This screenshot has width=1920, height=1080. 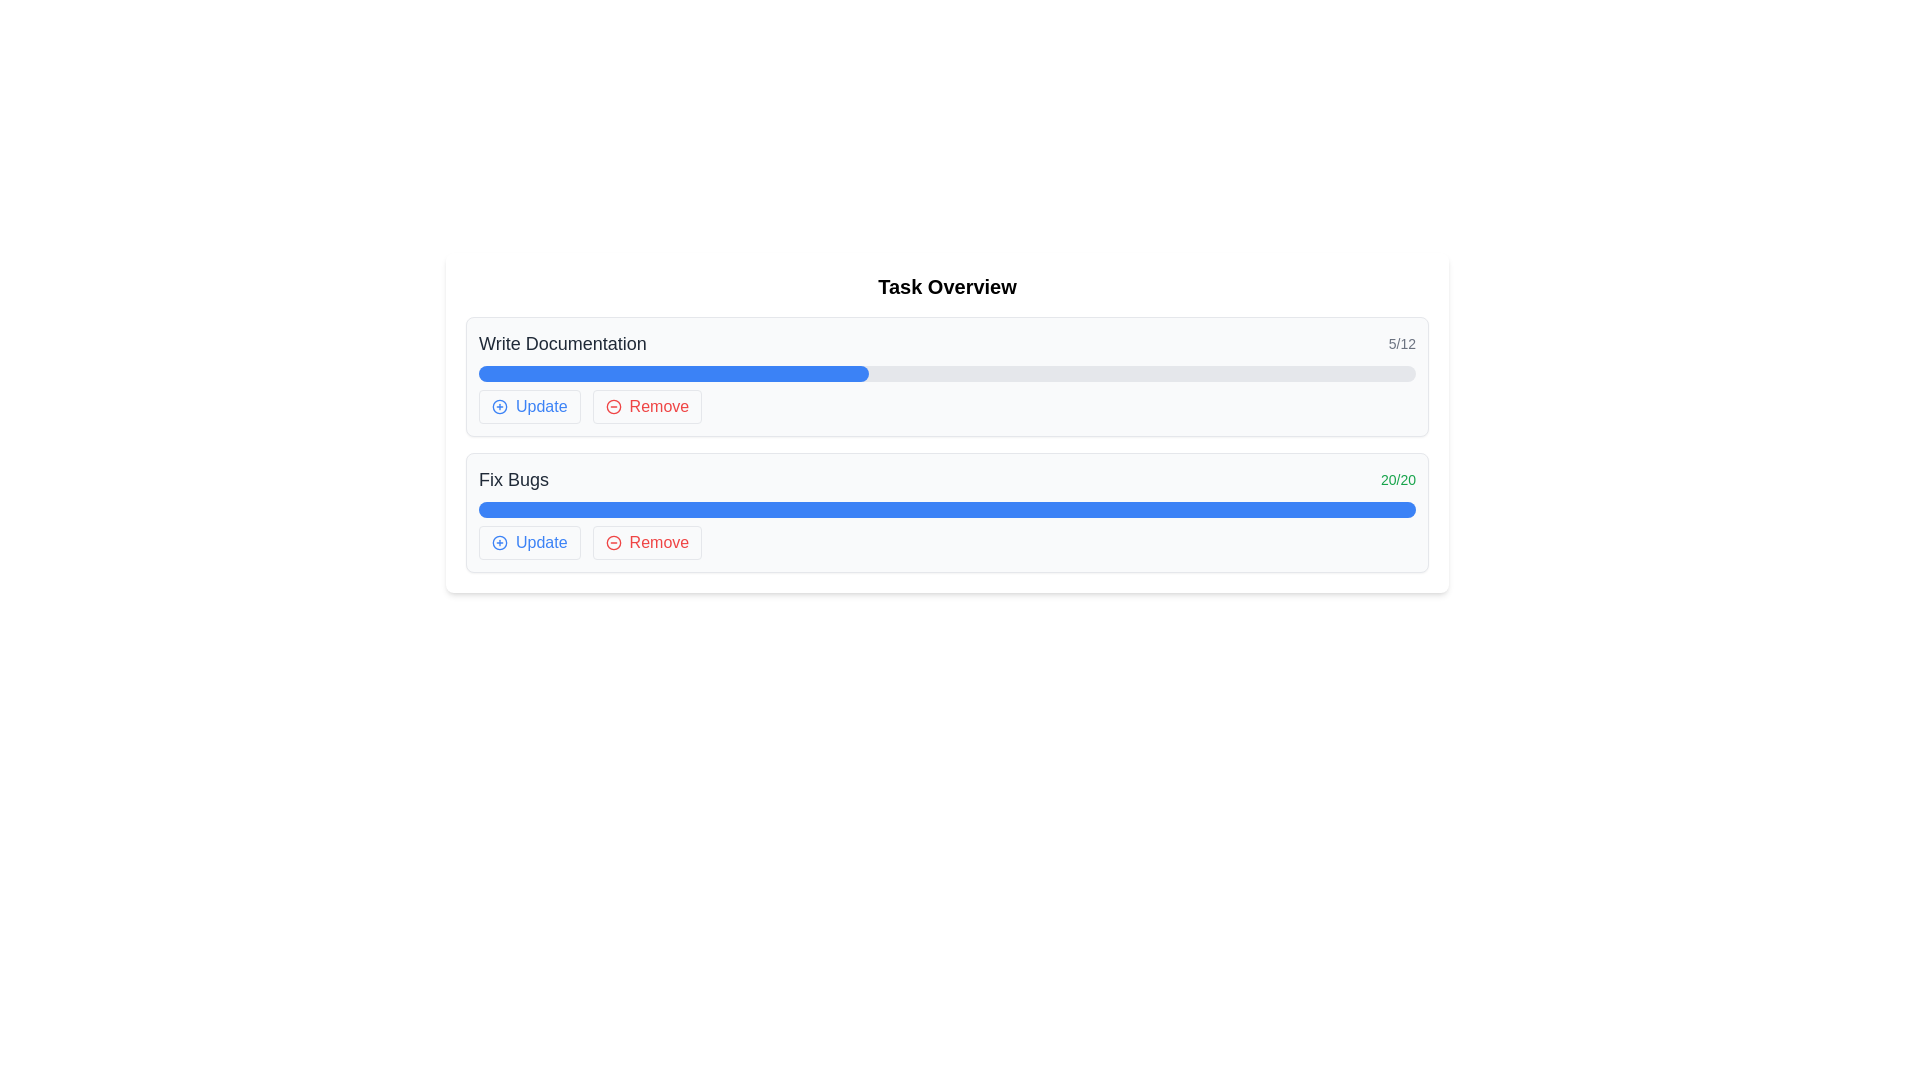 I want to click on the 'Remove' button in the Button group for managing tasks related to 'Write Documentation', so click(x=946, y=406).